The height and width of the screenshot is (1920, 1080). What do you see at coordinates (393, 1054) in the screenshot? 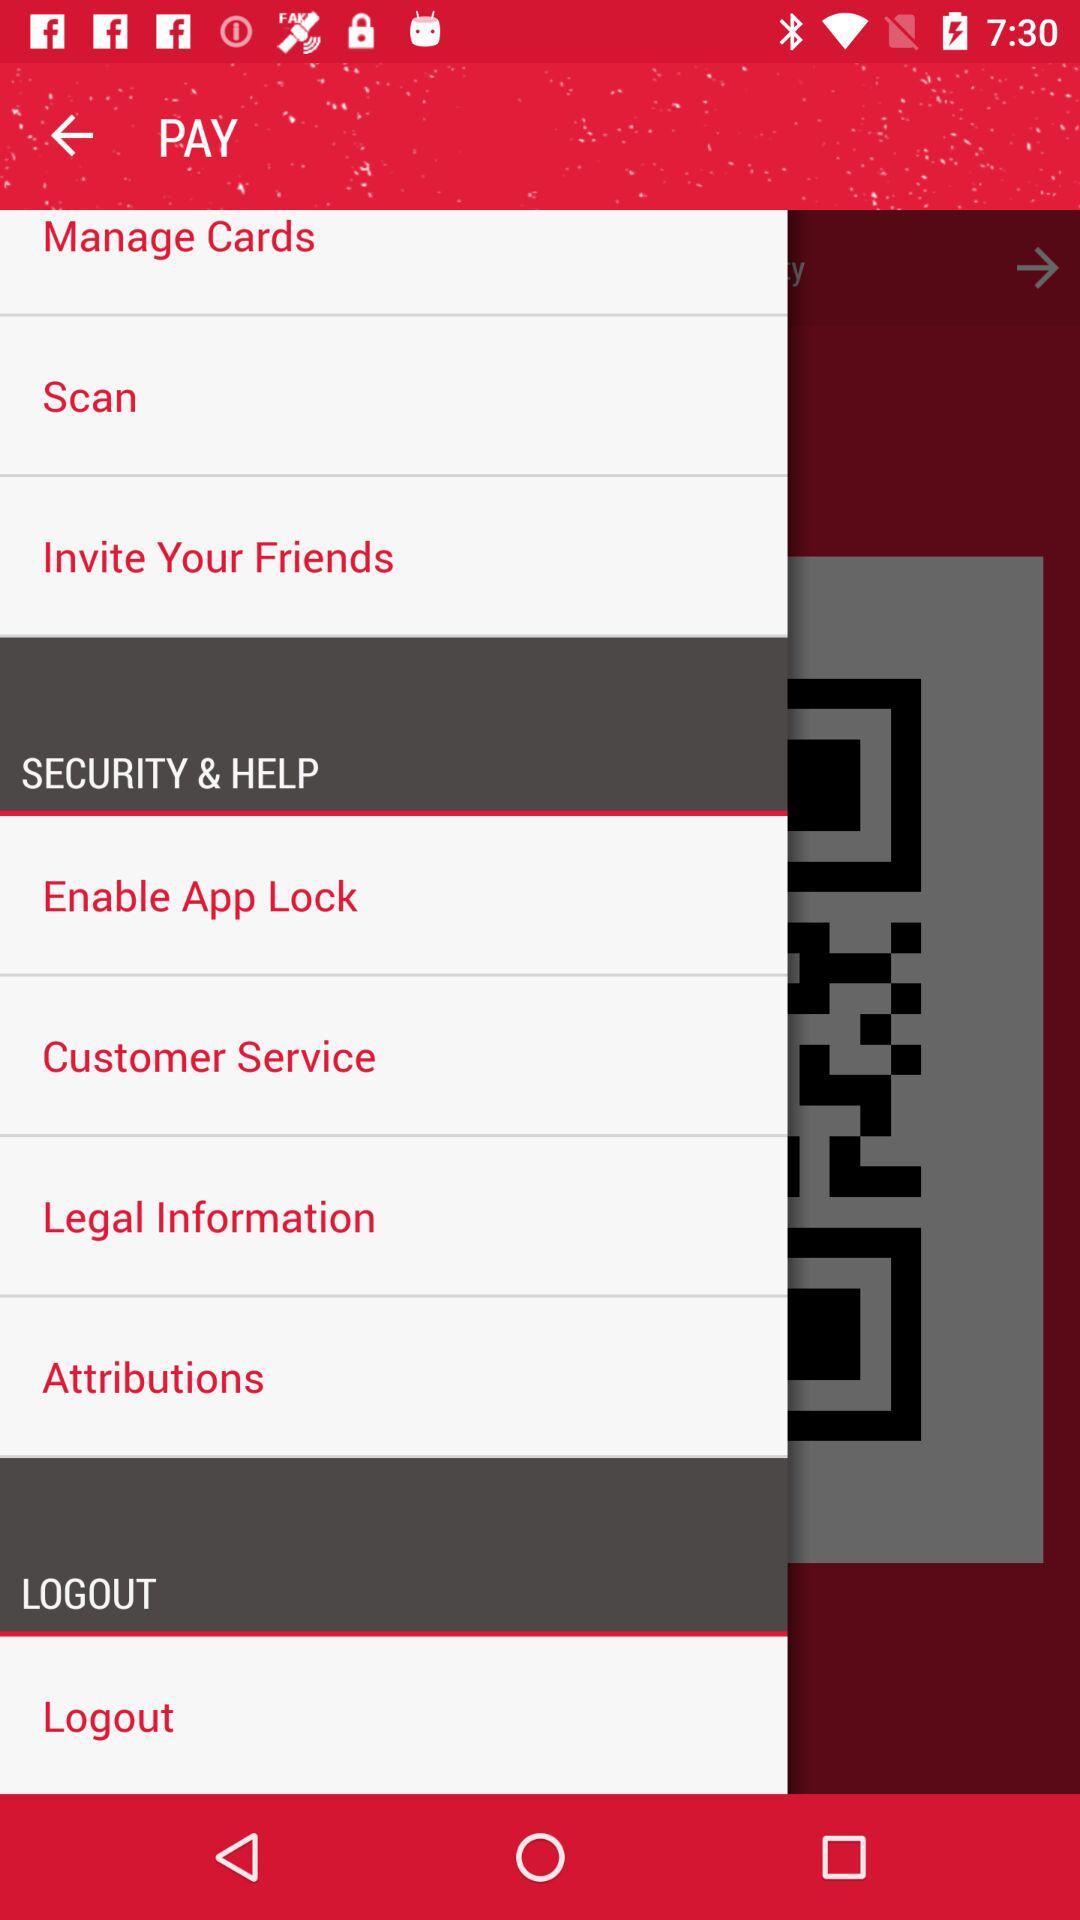
I see `customer service item` at bounding box center [393, 1054].